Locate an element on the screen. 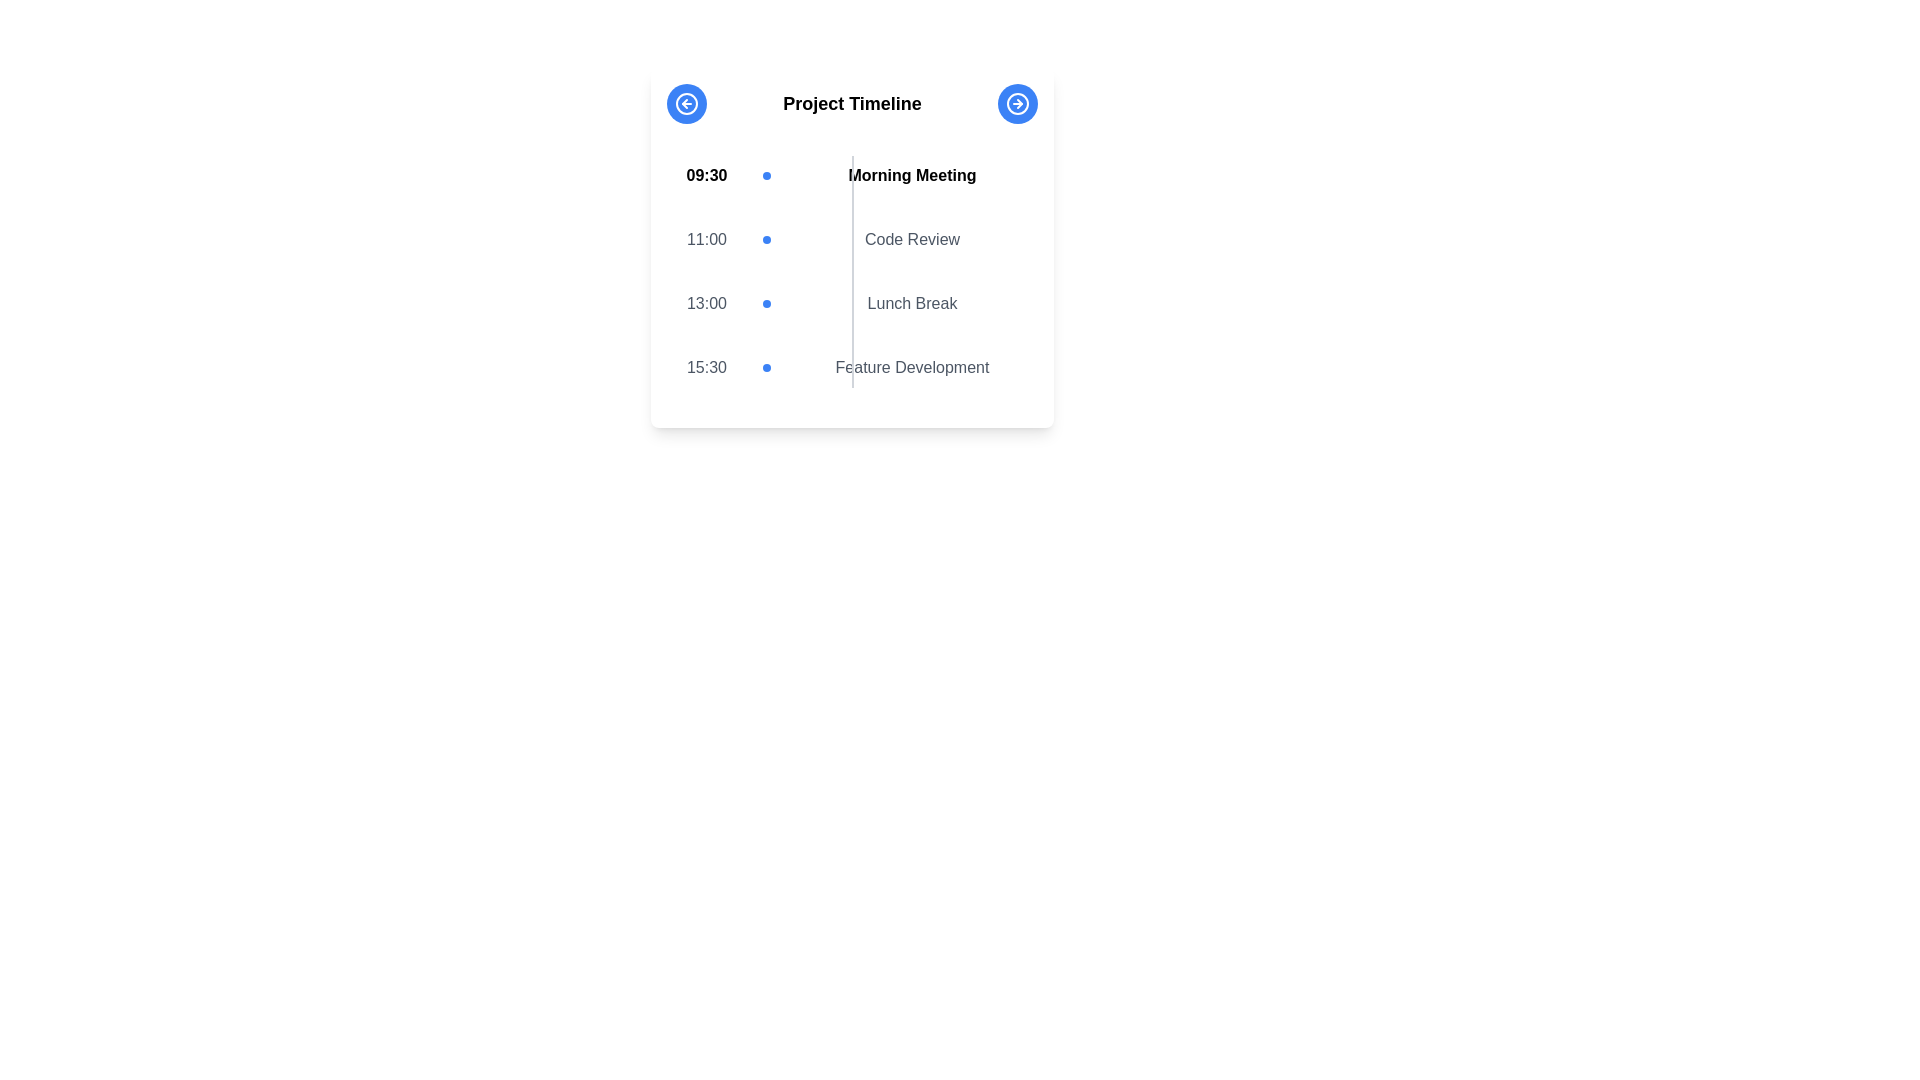 The image size is (1920, 1080). the SVG circle component of the left-arrow navigation button located in the top-left corner of the 'Project Timeline' card is located at coordinates (686, 104).